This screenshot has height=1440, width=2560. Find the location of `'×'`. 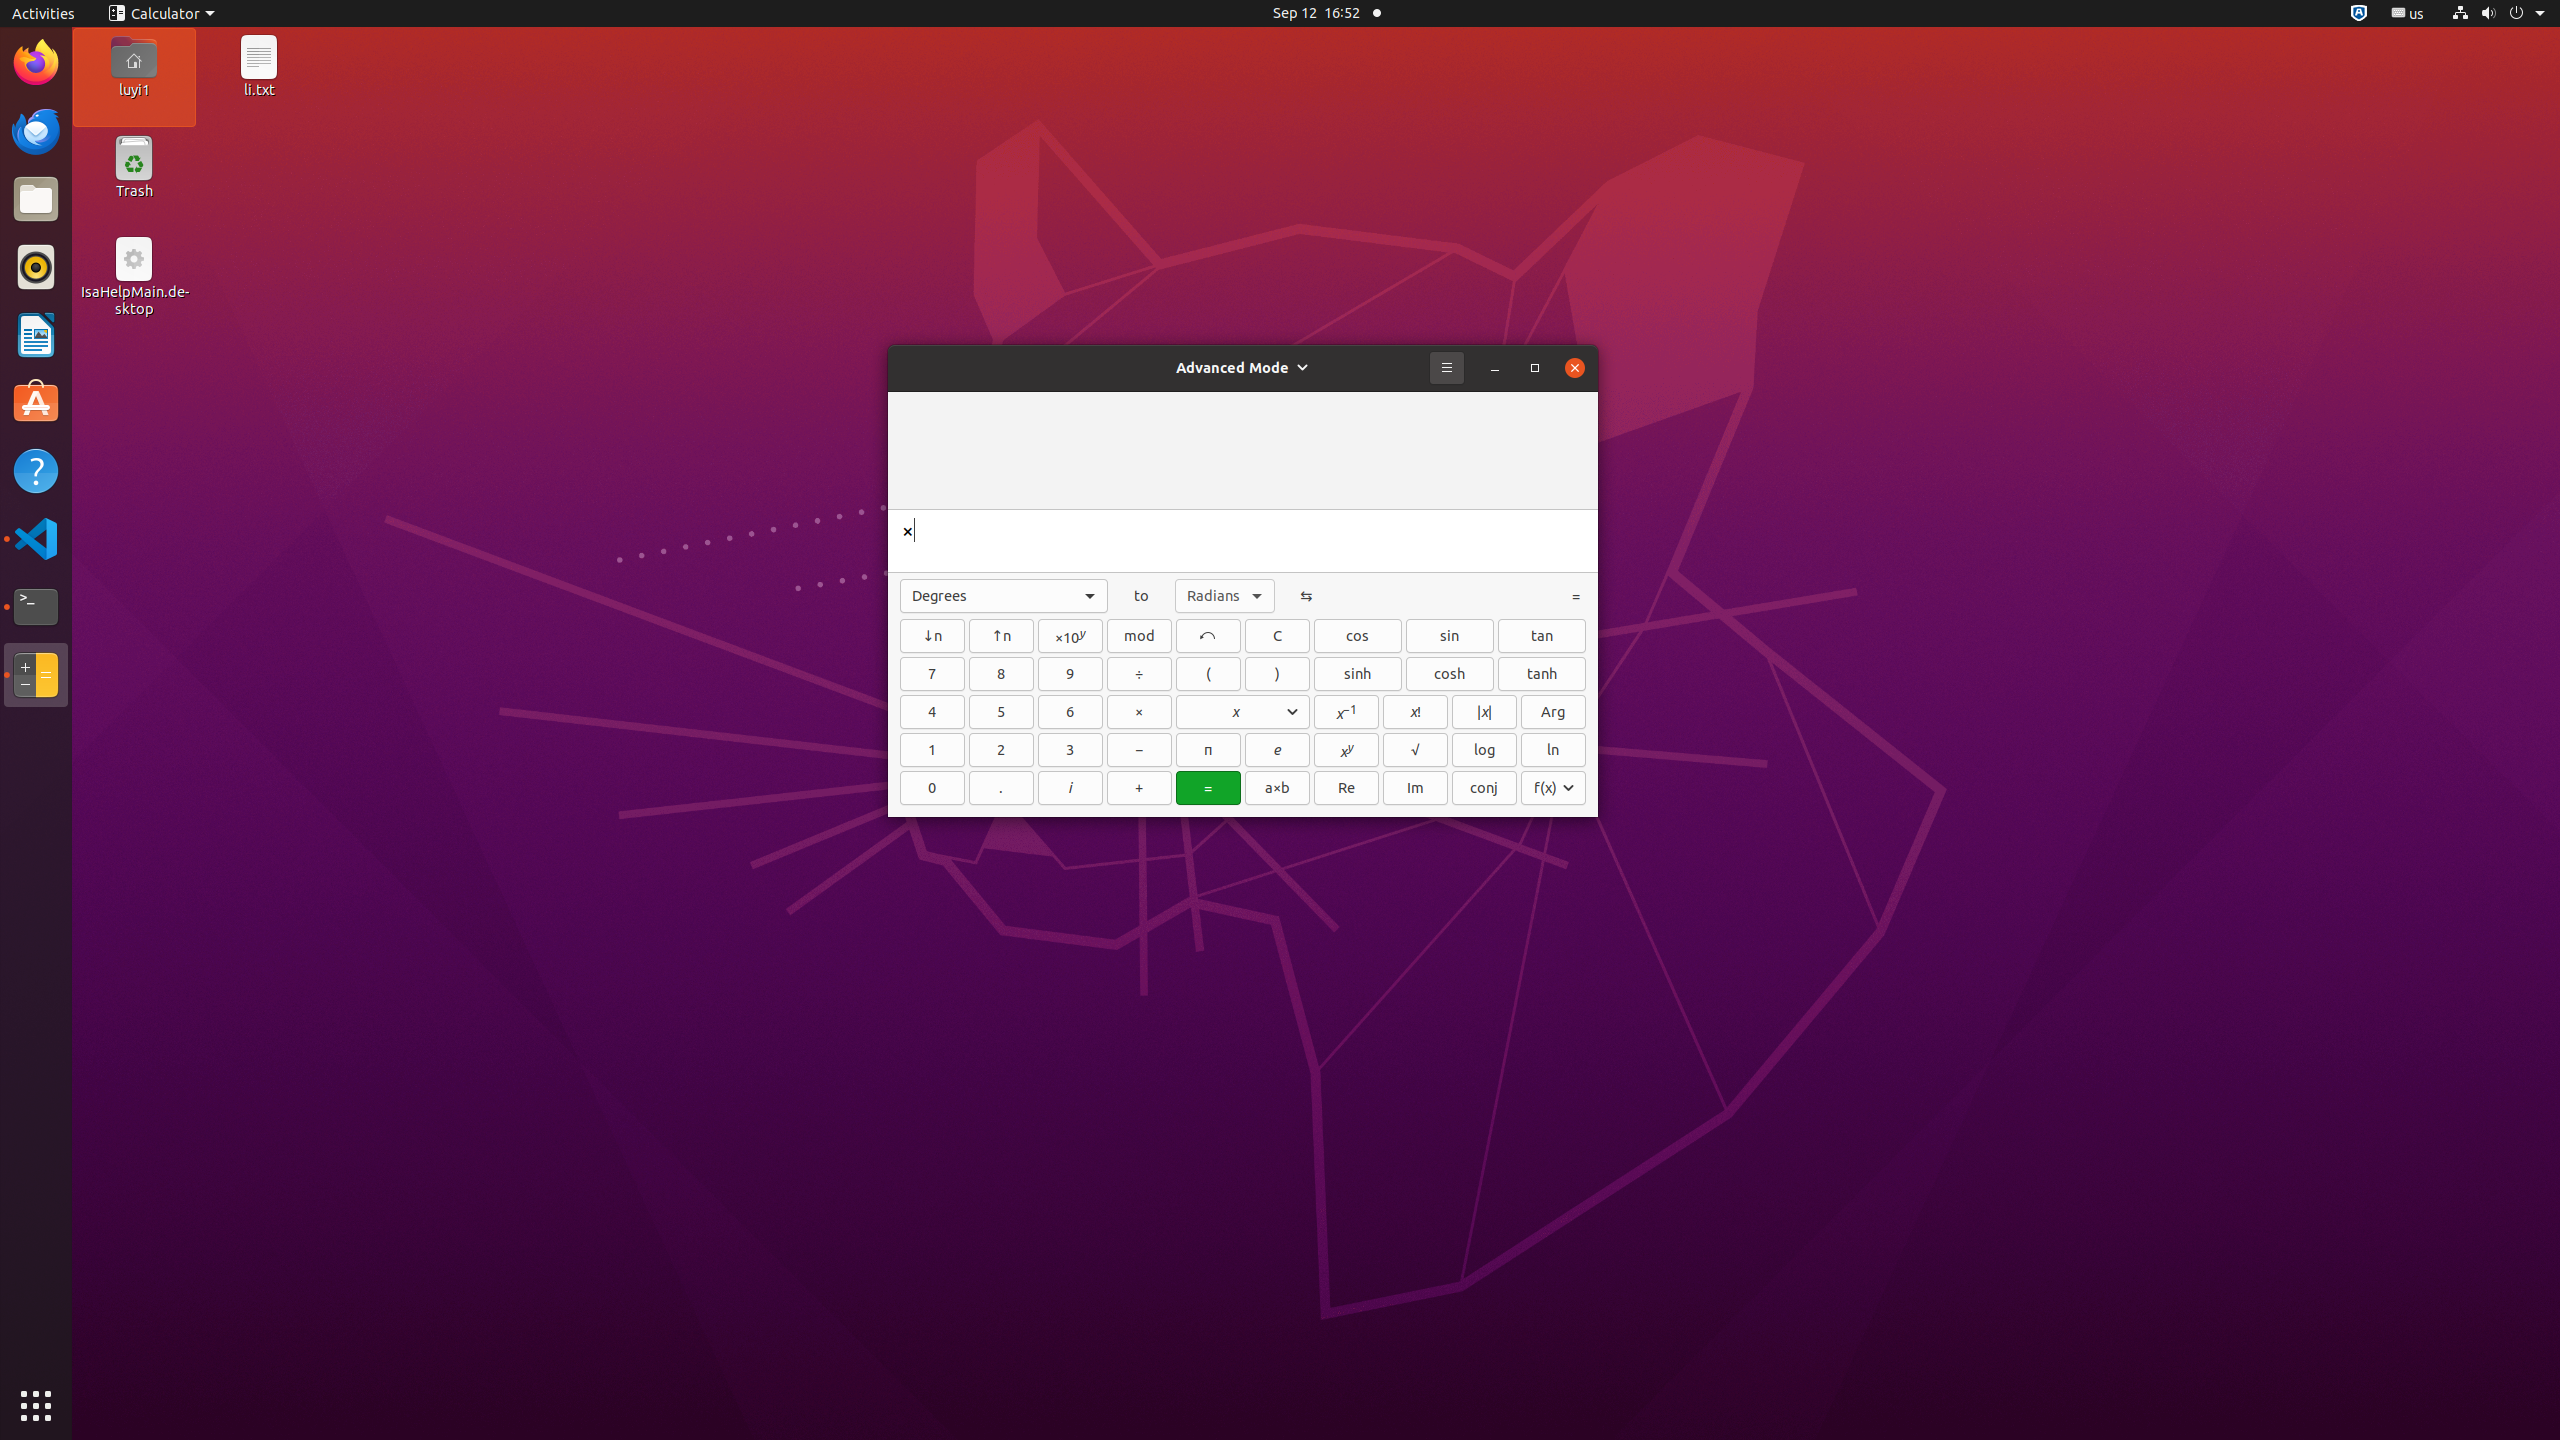

'×' is located at coordinates (1138, 711).